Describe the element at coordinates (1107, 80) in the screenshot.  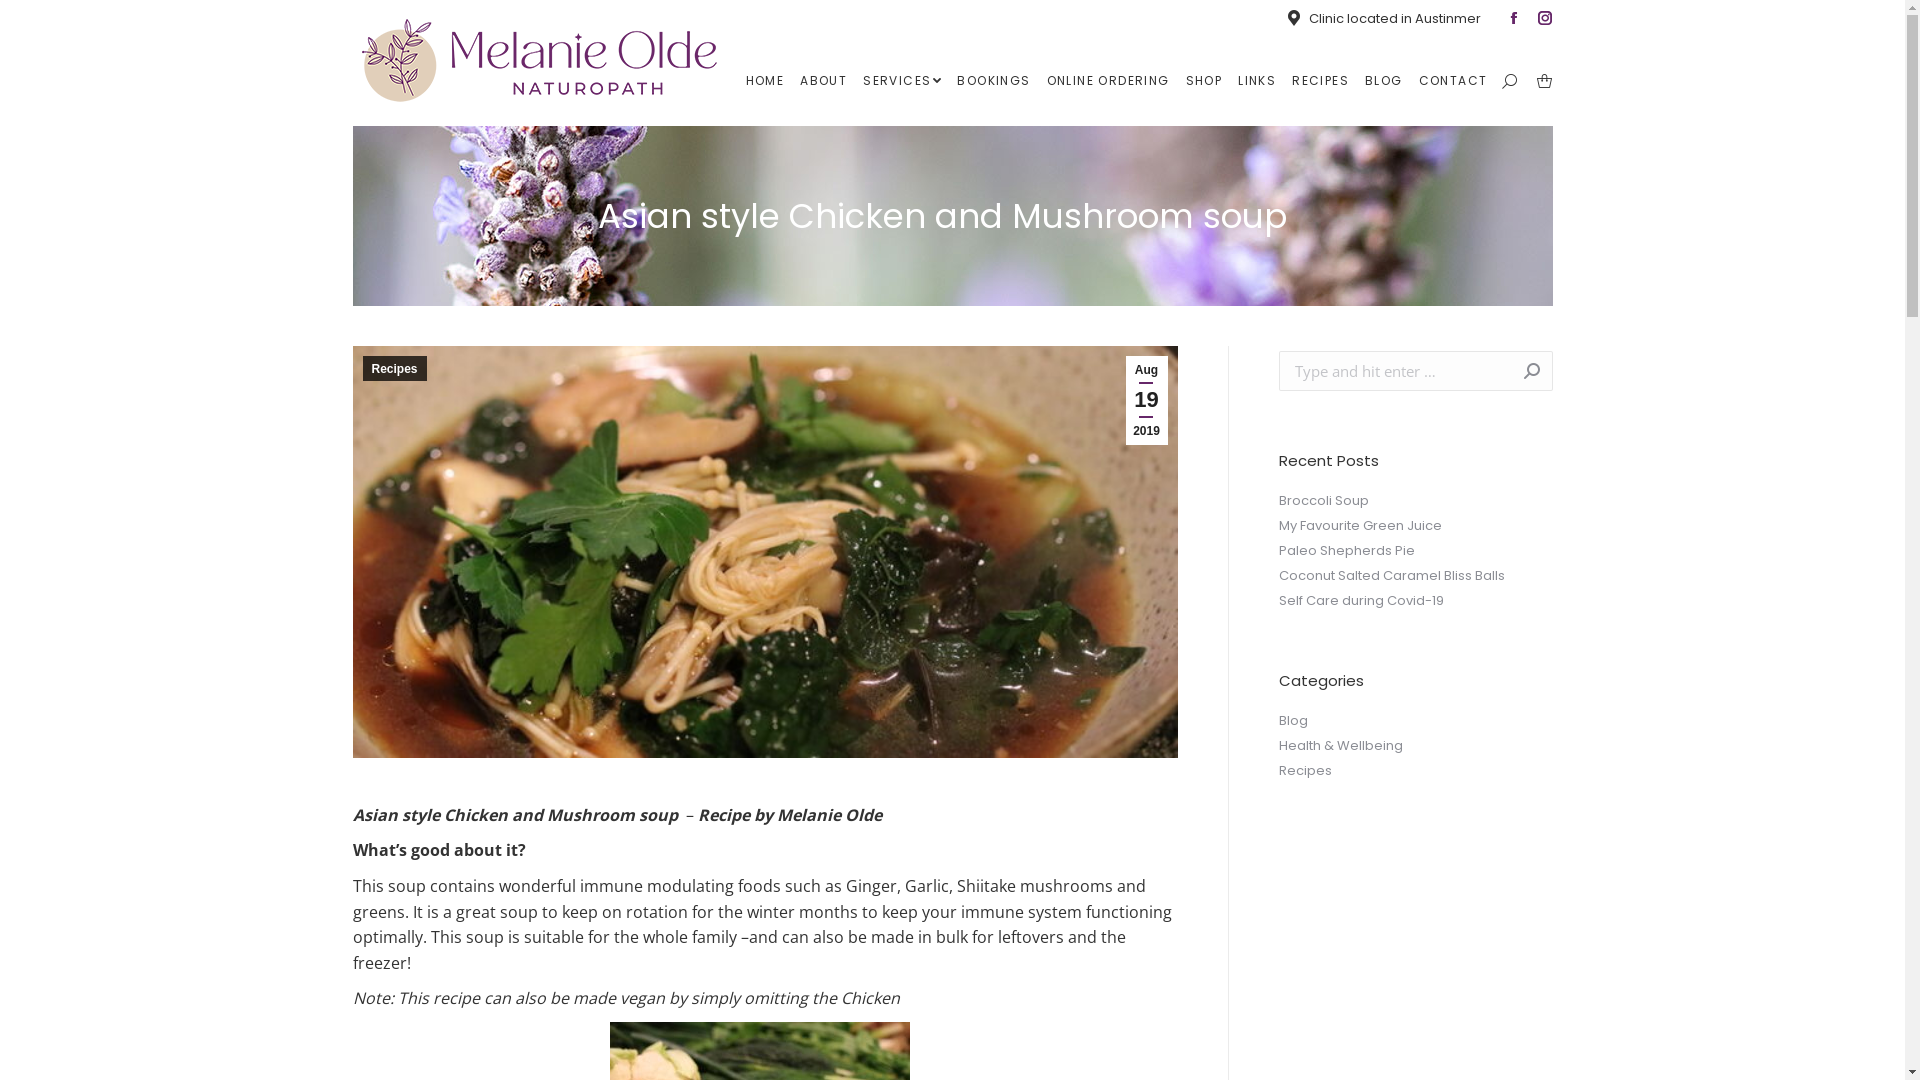
I see `'ONLINE ORDERING'` at that location.